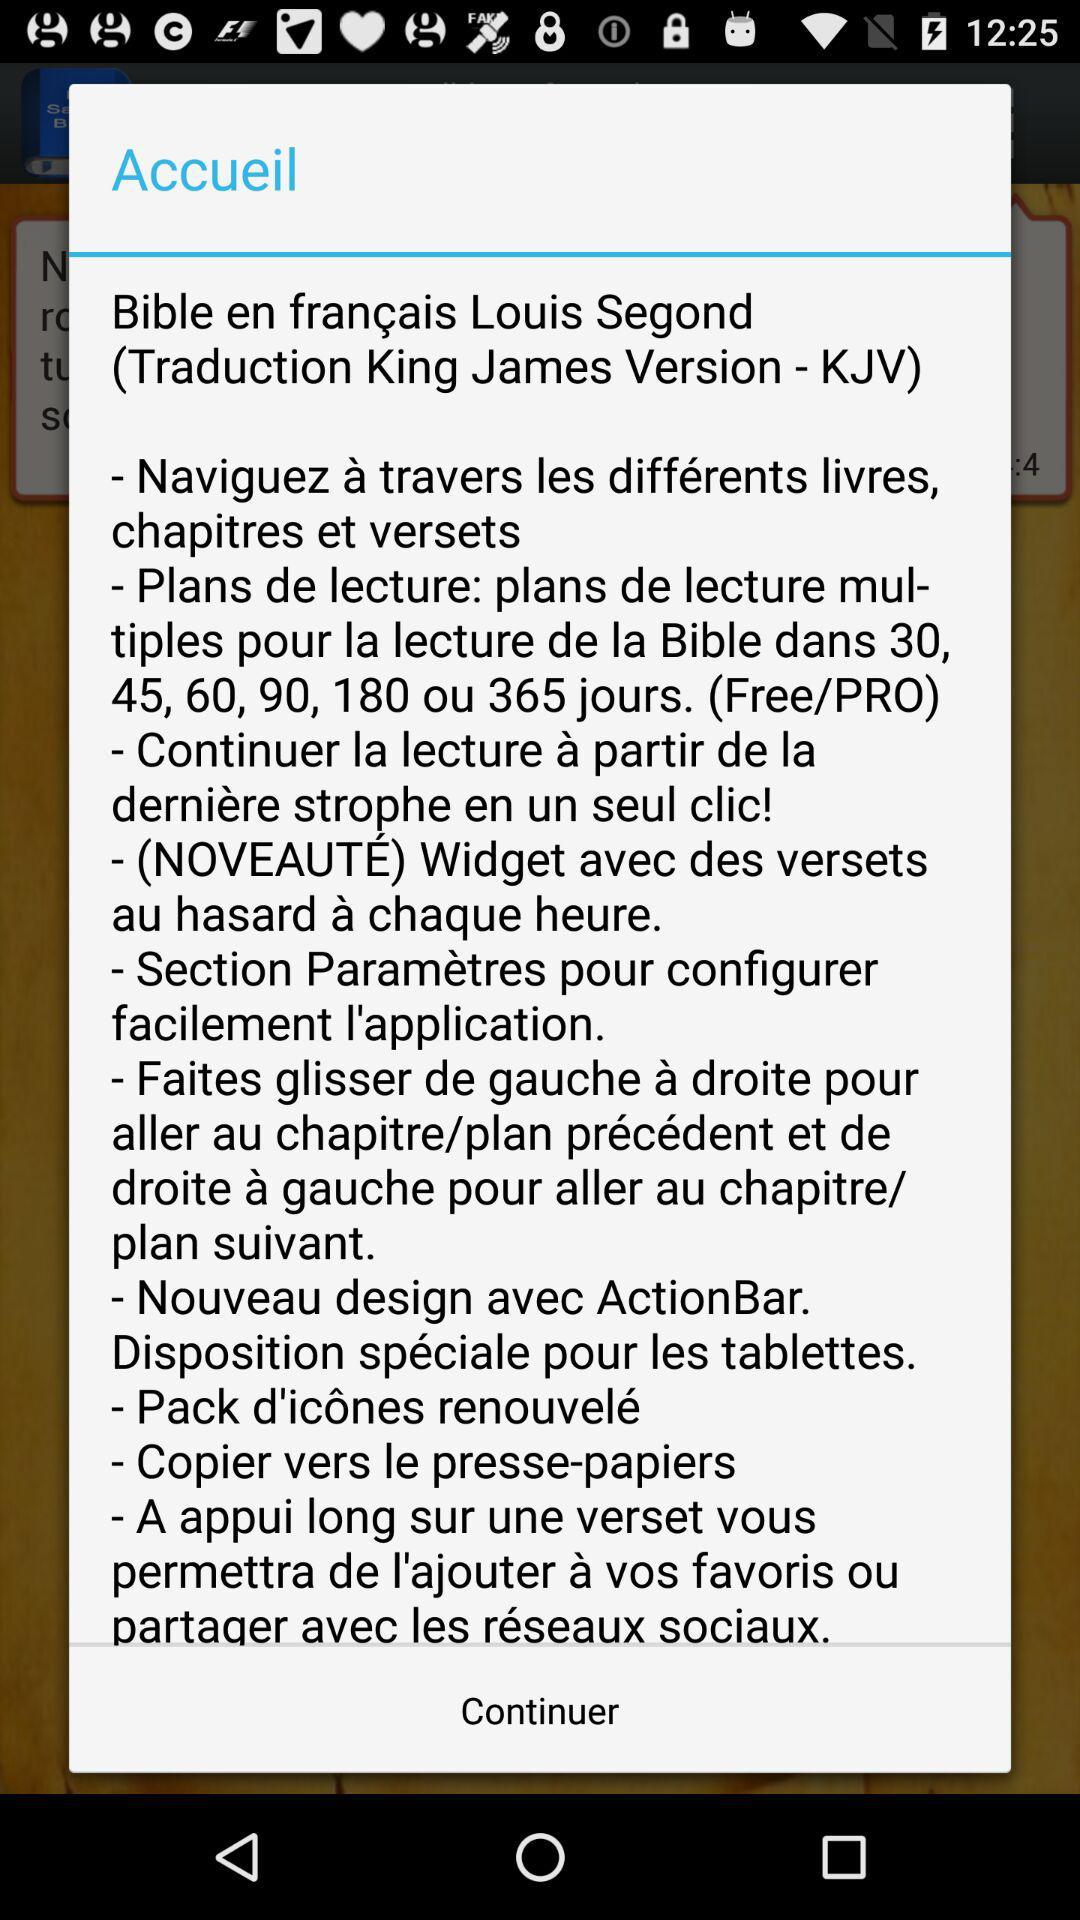  What do you see at coordinates (540, 1708) in the screenshot?
I see `continuer button` at bounding box center [540, 1708].